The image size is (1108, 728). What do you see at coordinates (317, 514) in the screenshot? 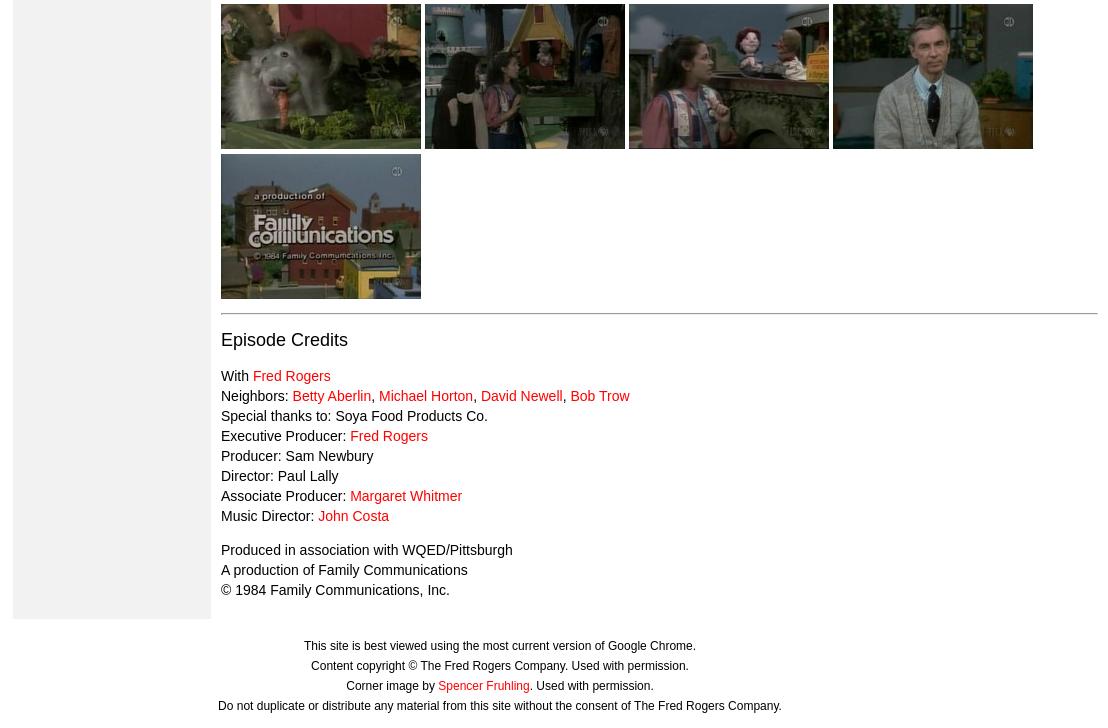
I see `'John Costa'` at bounding box center [317, 514].